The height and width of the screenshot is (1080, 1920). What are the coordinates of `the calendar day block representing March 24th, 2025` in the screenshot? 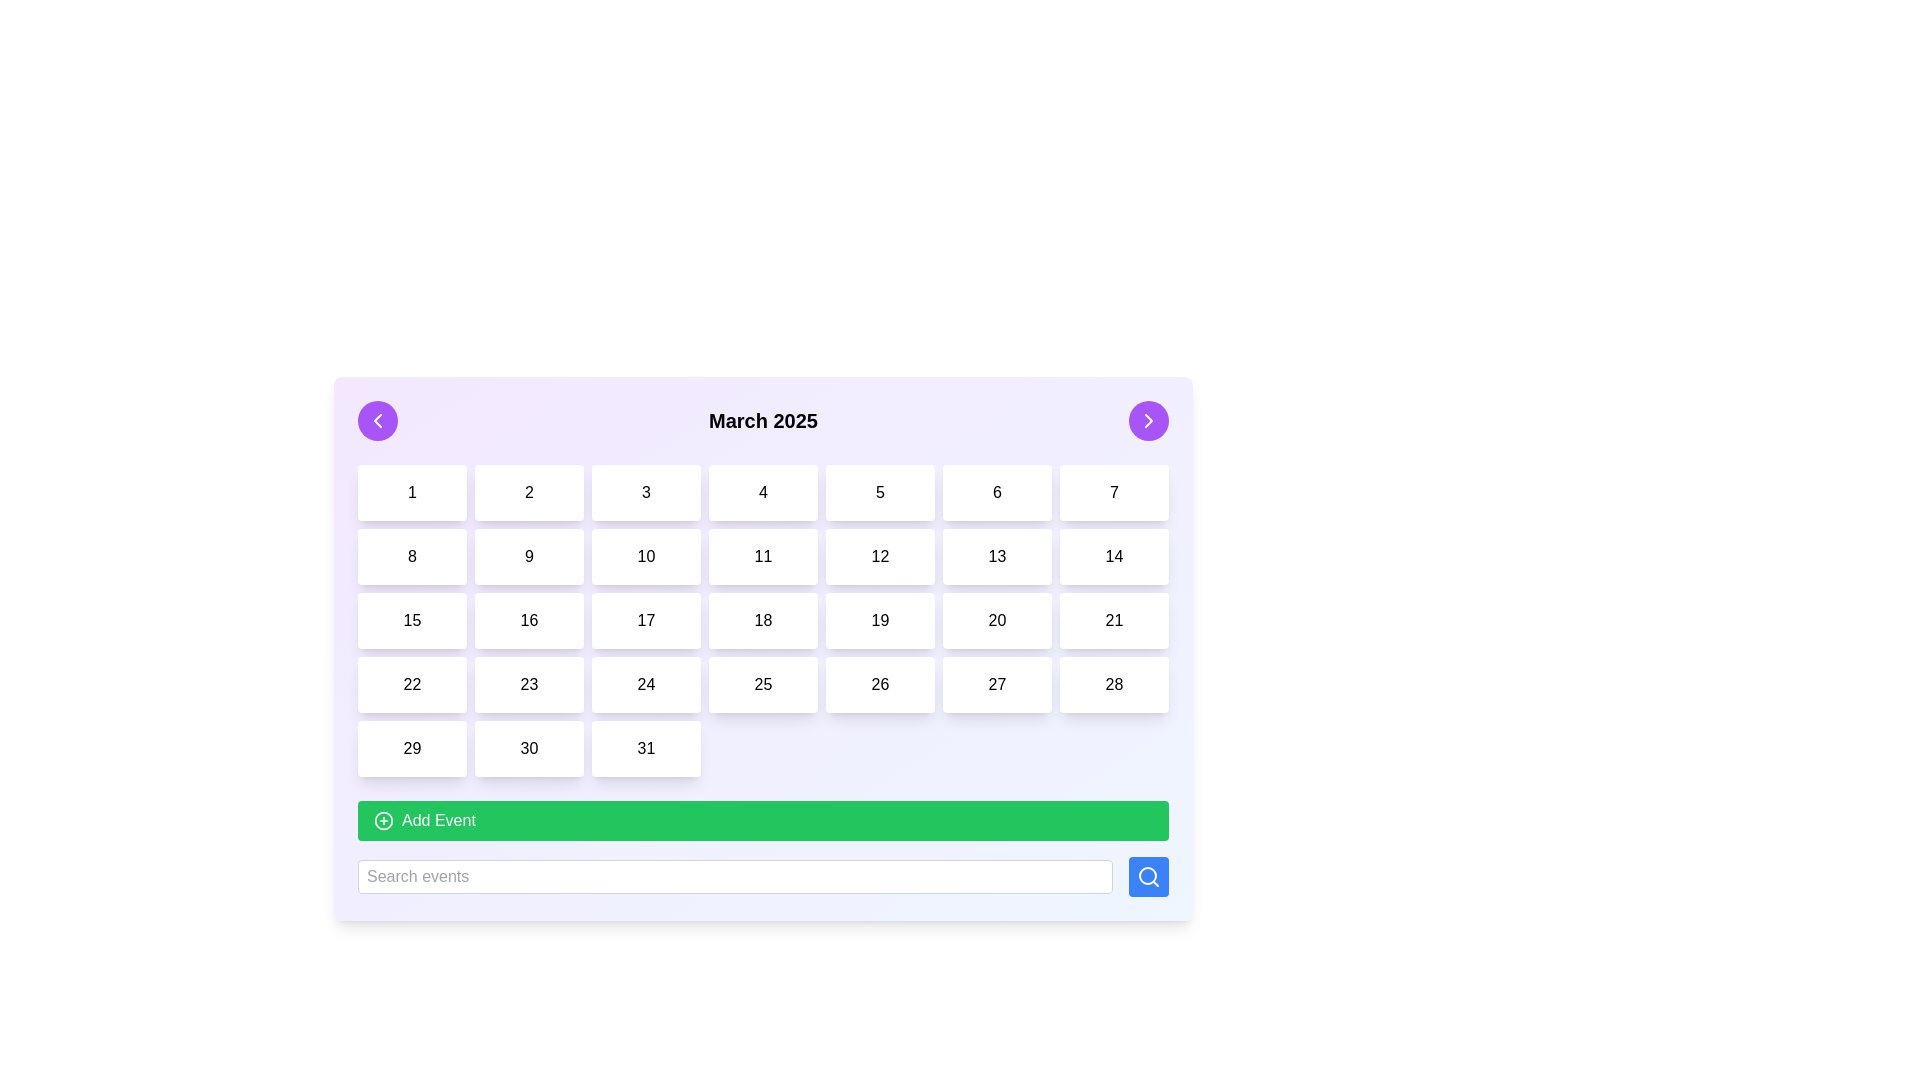 It's located at (646, 684).